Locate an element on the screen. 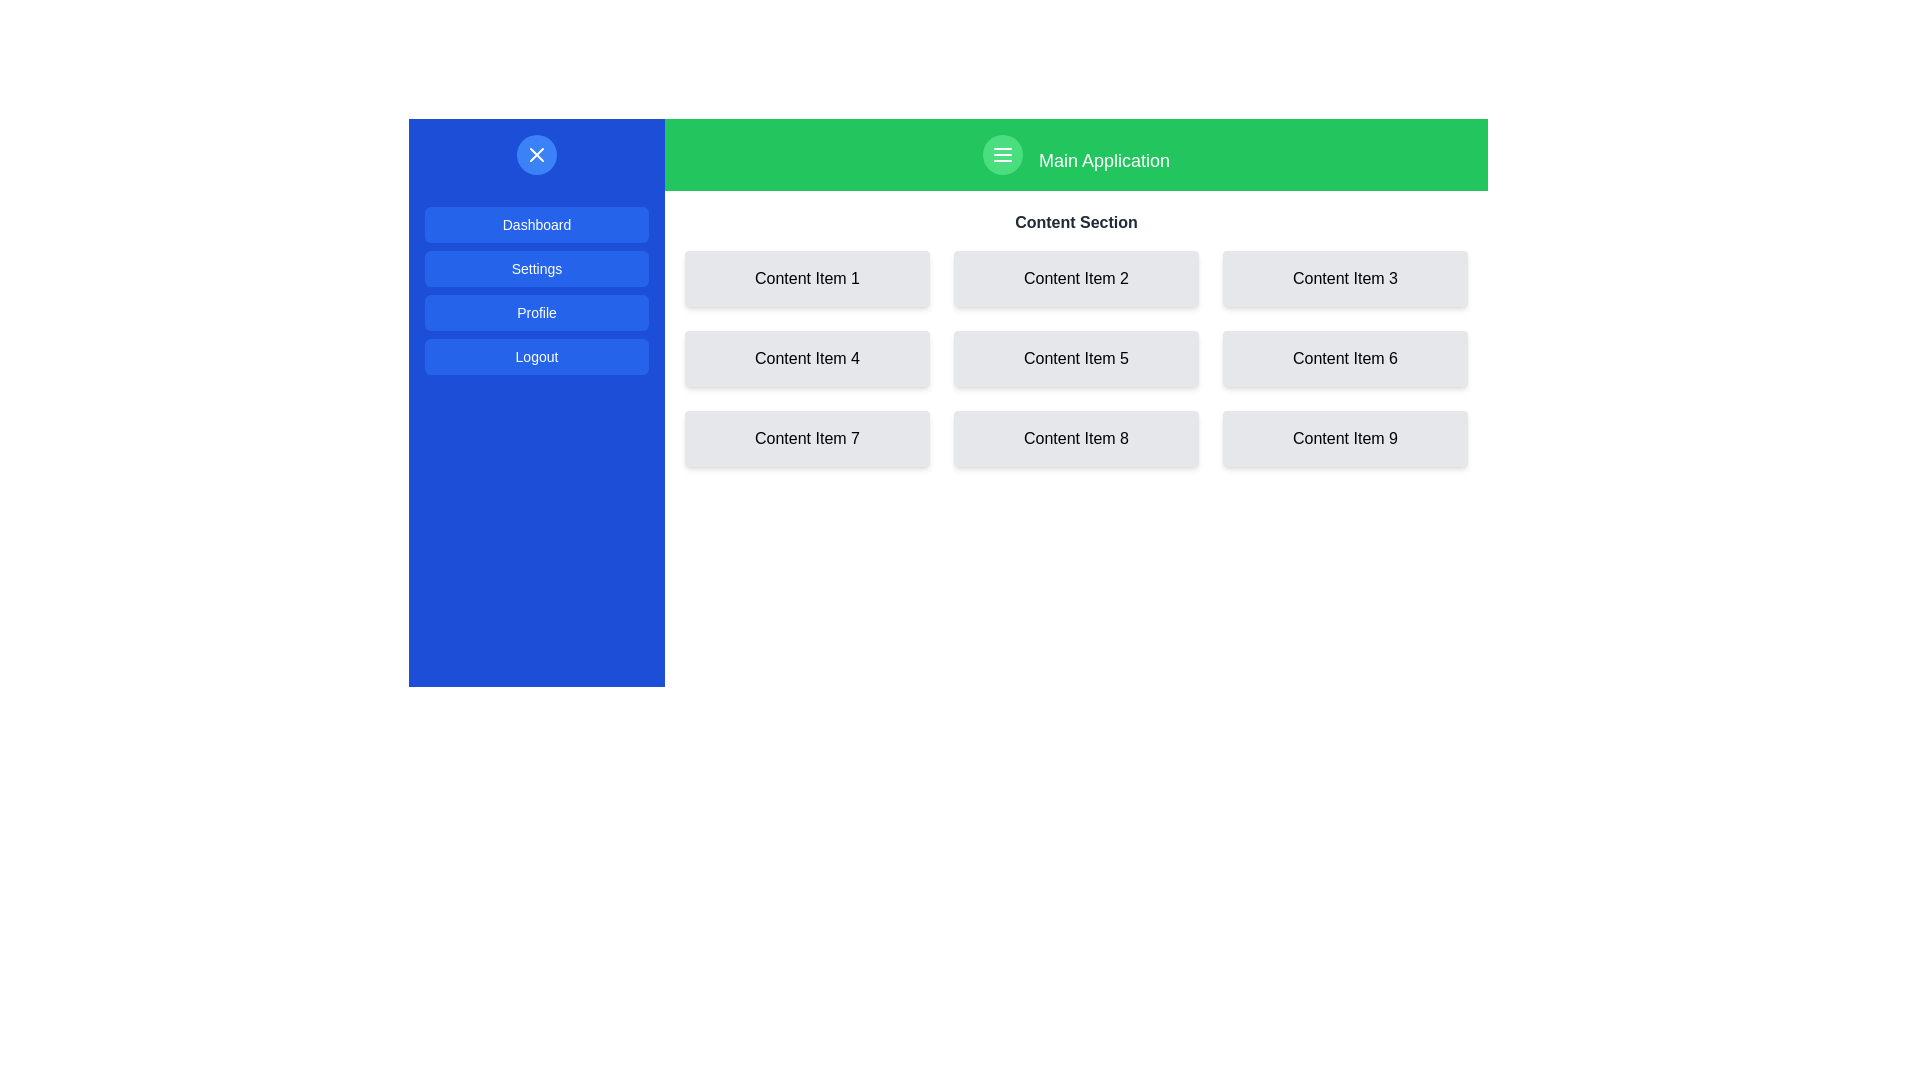 The width and height of the screenshot is (1920, 1080). the static content item box located in the second row, third column of a 3x3 grid layout, adjacent to 'Content Item 5' on the left and above 'Content Item 9' is located at coordinates (1345, 357).